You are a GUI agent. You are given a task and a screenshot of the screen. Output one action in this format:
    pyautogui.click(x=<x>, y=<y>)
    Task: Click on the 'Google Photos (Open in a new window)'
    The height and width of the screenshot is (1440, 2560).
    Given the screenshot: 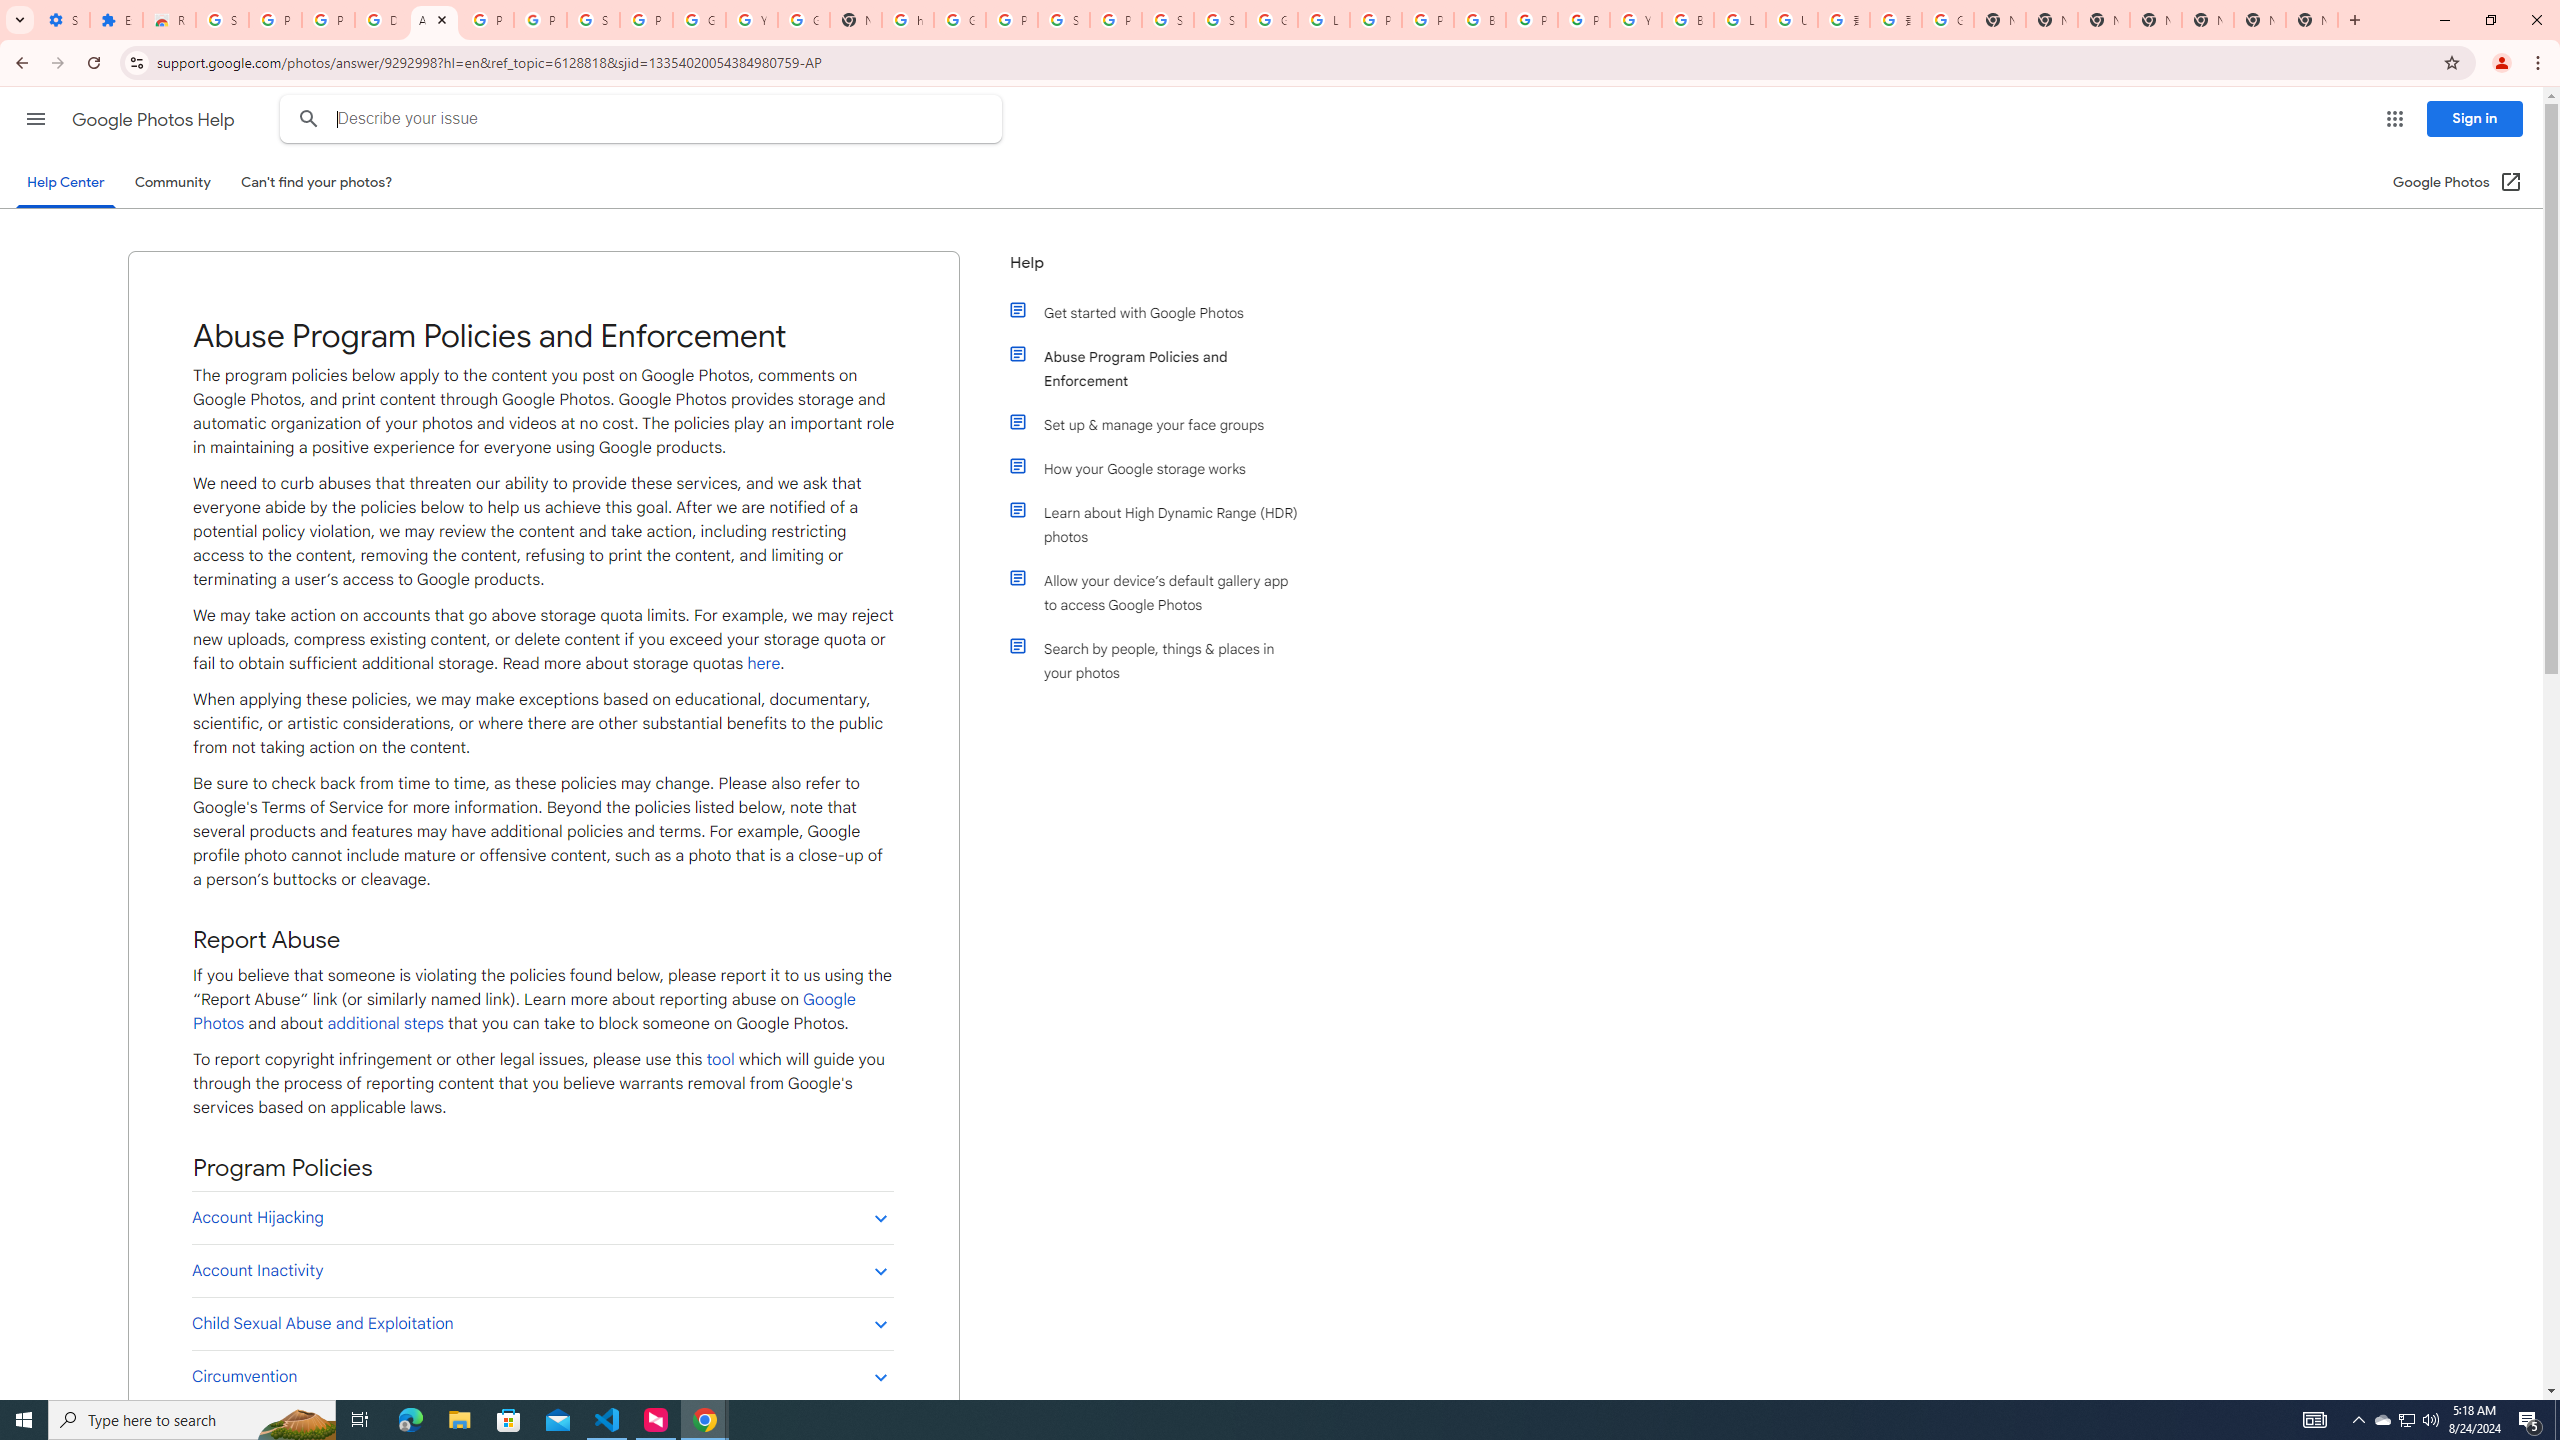 What is the action you would take?
    pyautogui.click(x=2457, y=181)
    